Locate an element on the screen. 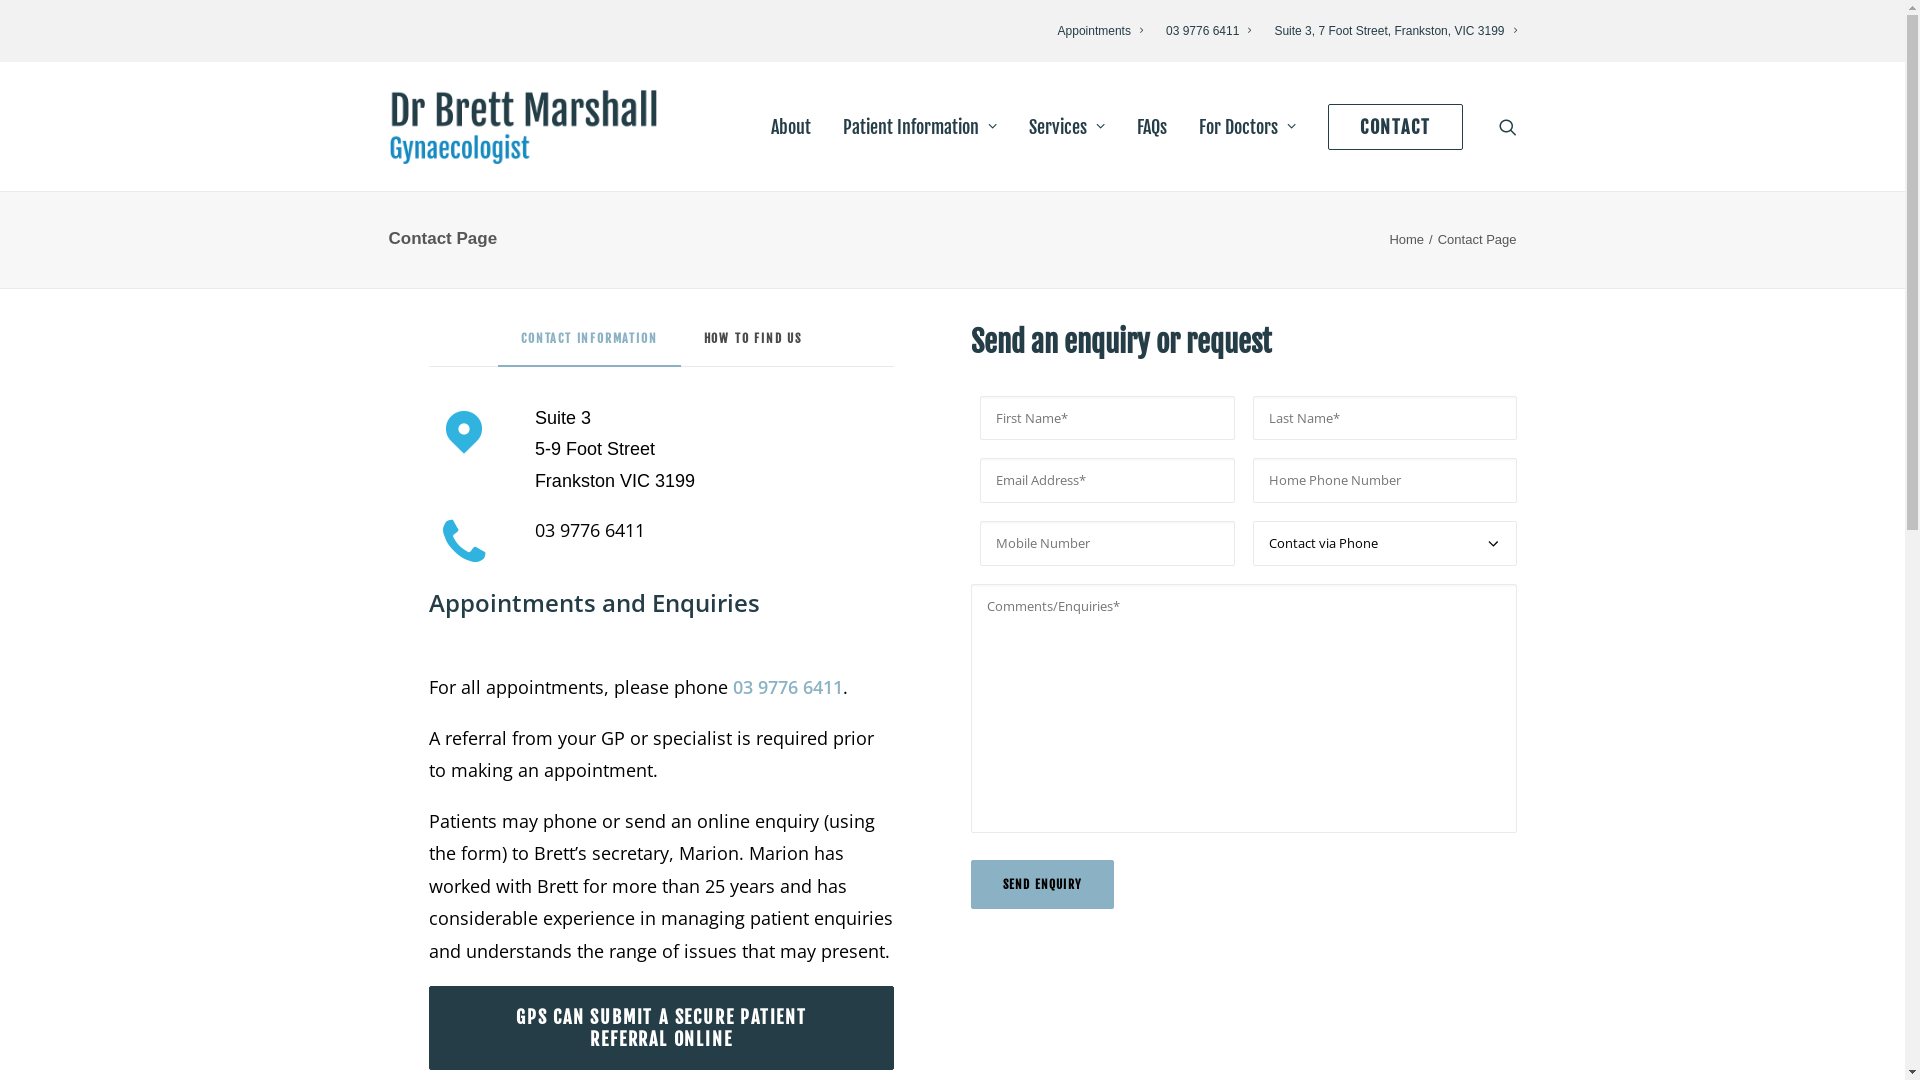 This screenshot has width=1920, height=1080. 'Home' is located at coordinates (1405, 238).